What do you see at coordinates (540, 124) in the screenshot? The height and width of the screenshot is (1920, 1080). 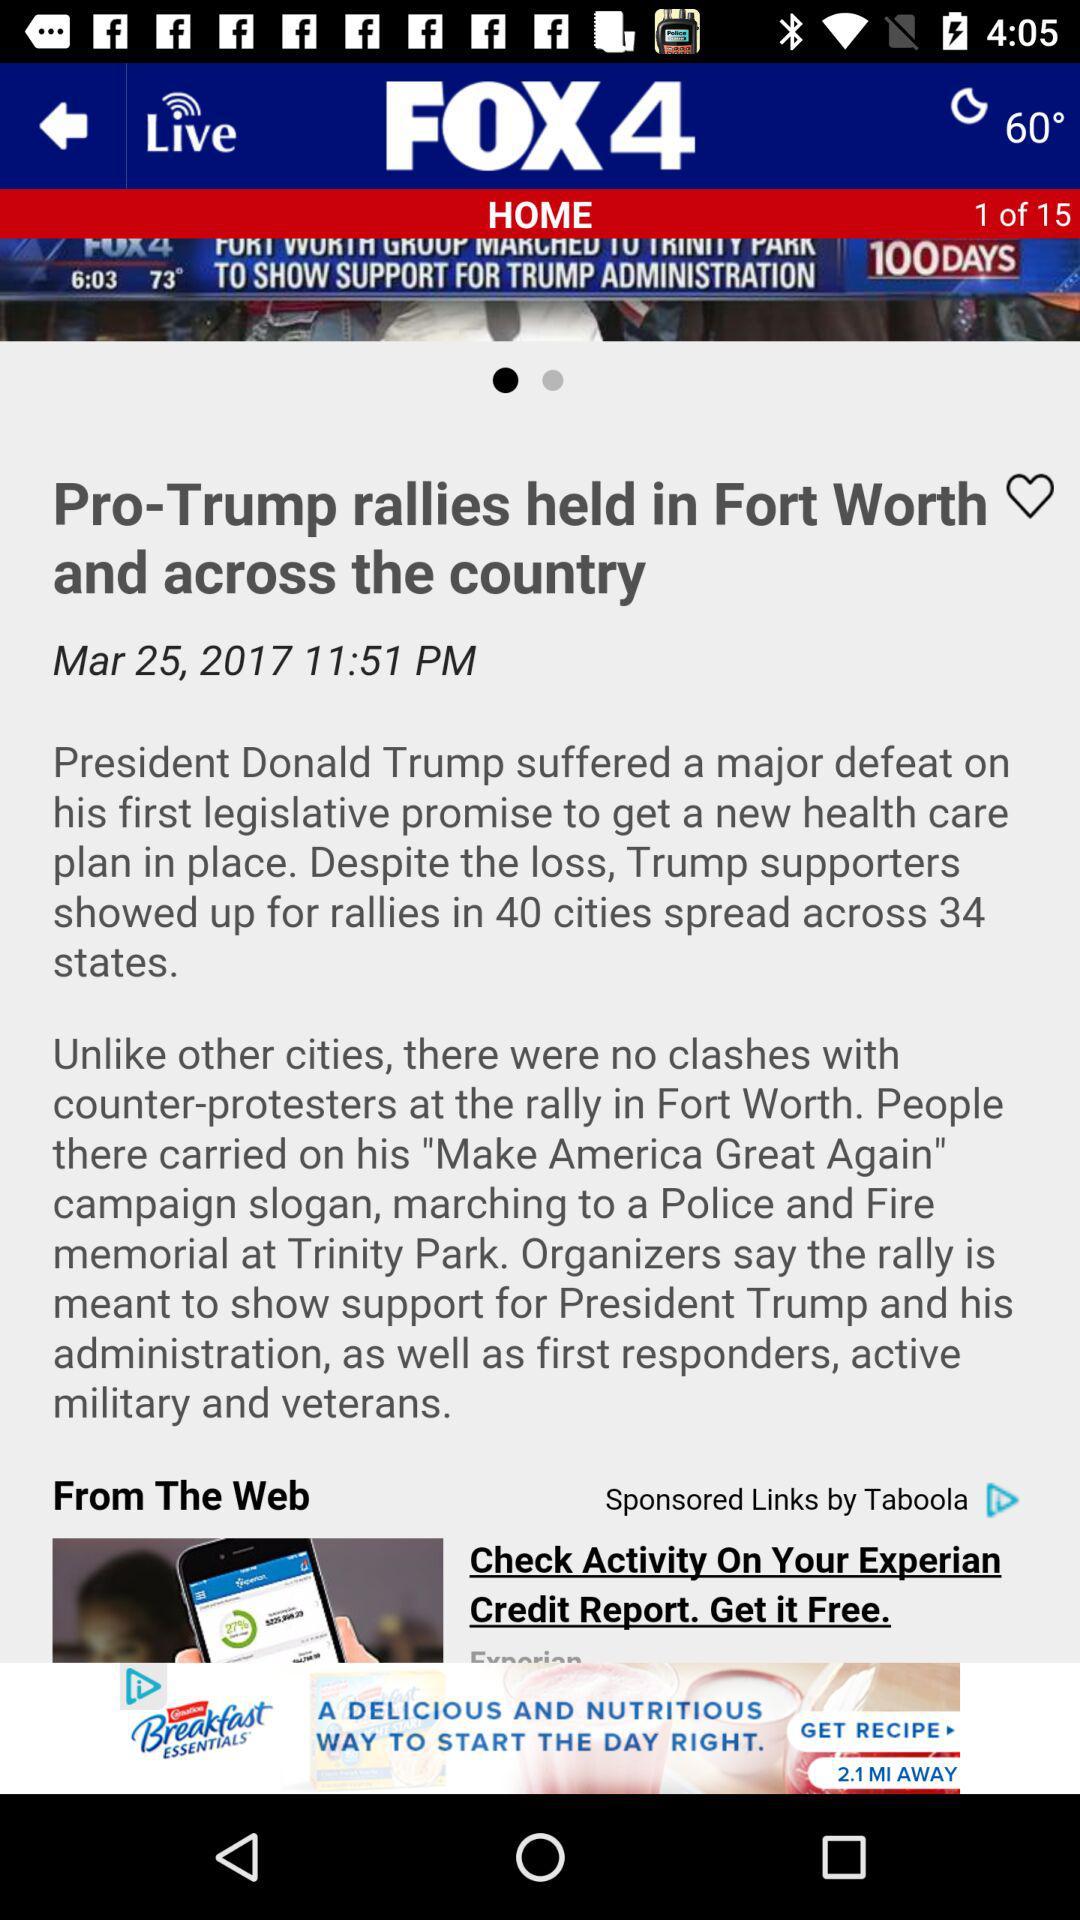 I see `switch home option` at bounding box center [540, 124].